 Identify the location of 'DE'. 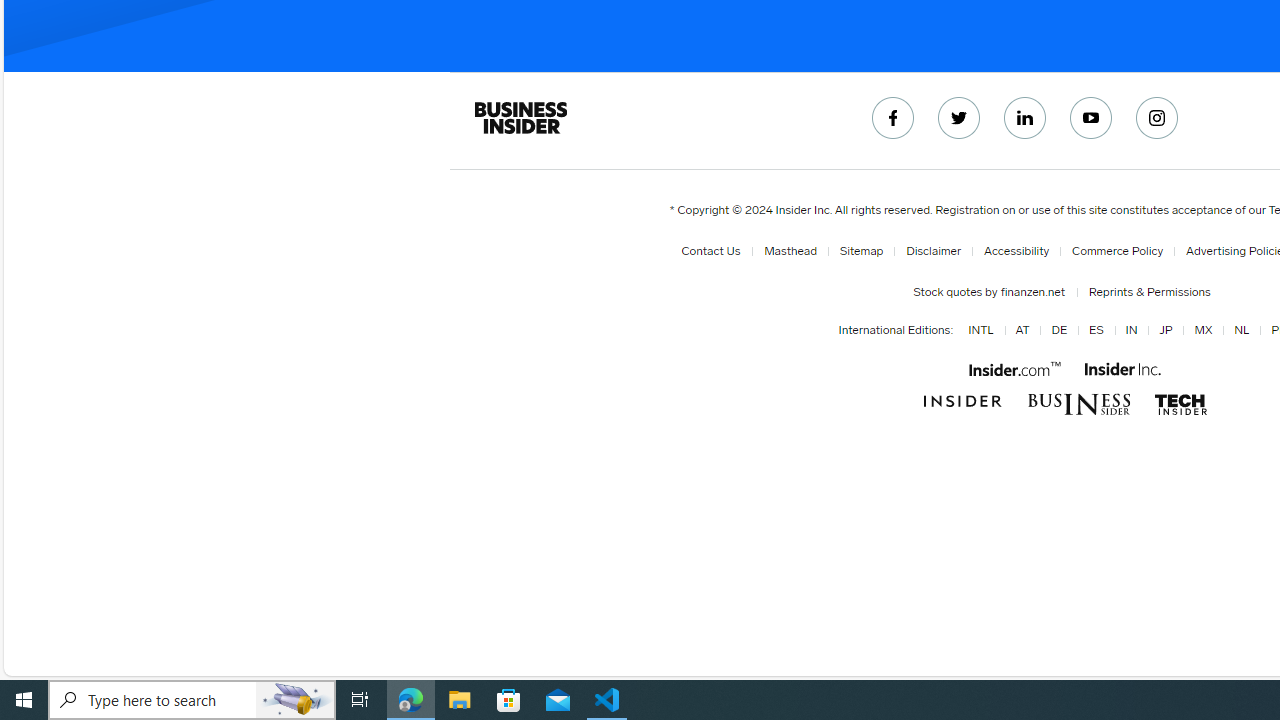
(1058, 330).